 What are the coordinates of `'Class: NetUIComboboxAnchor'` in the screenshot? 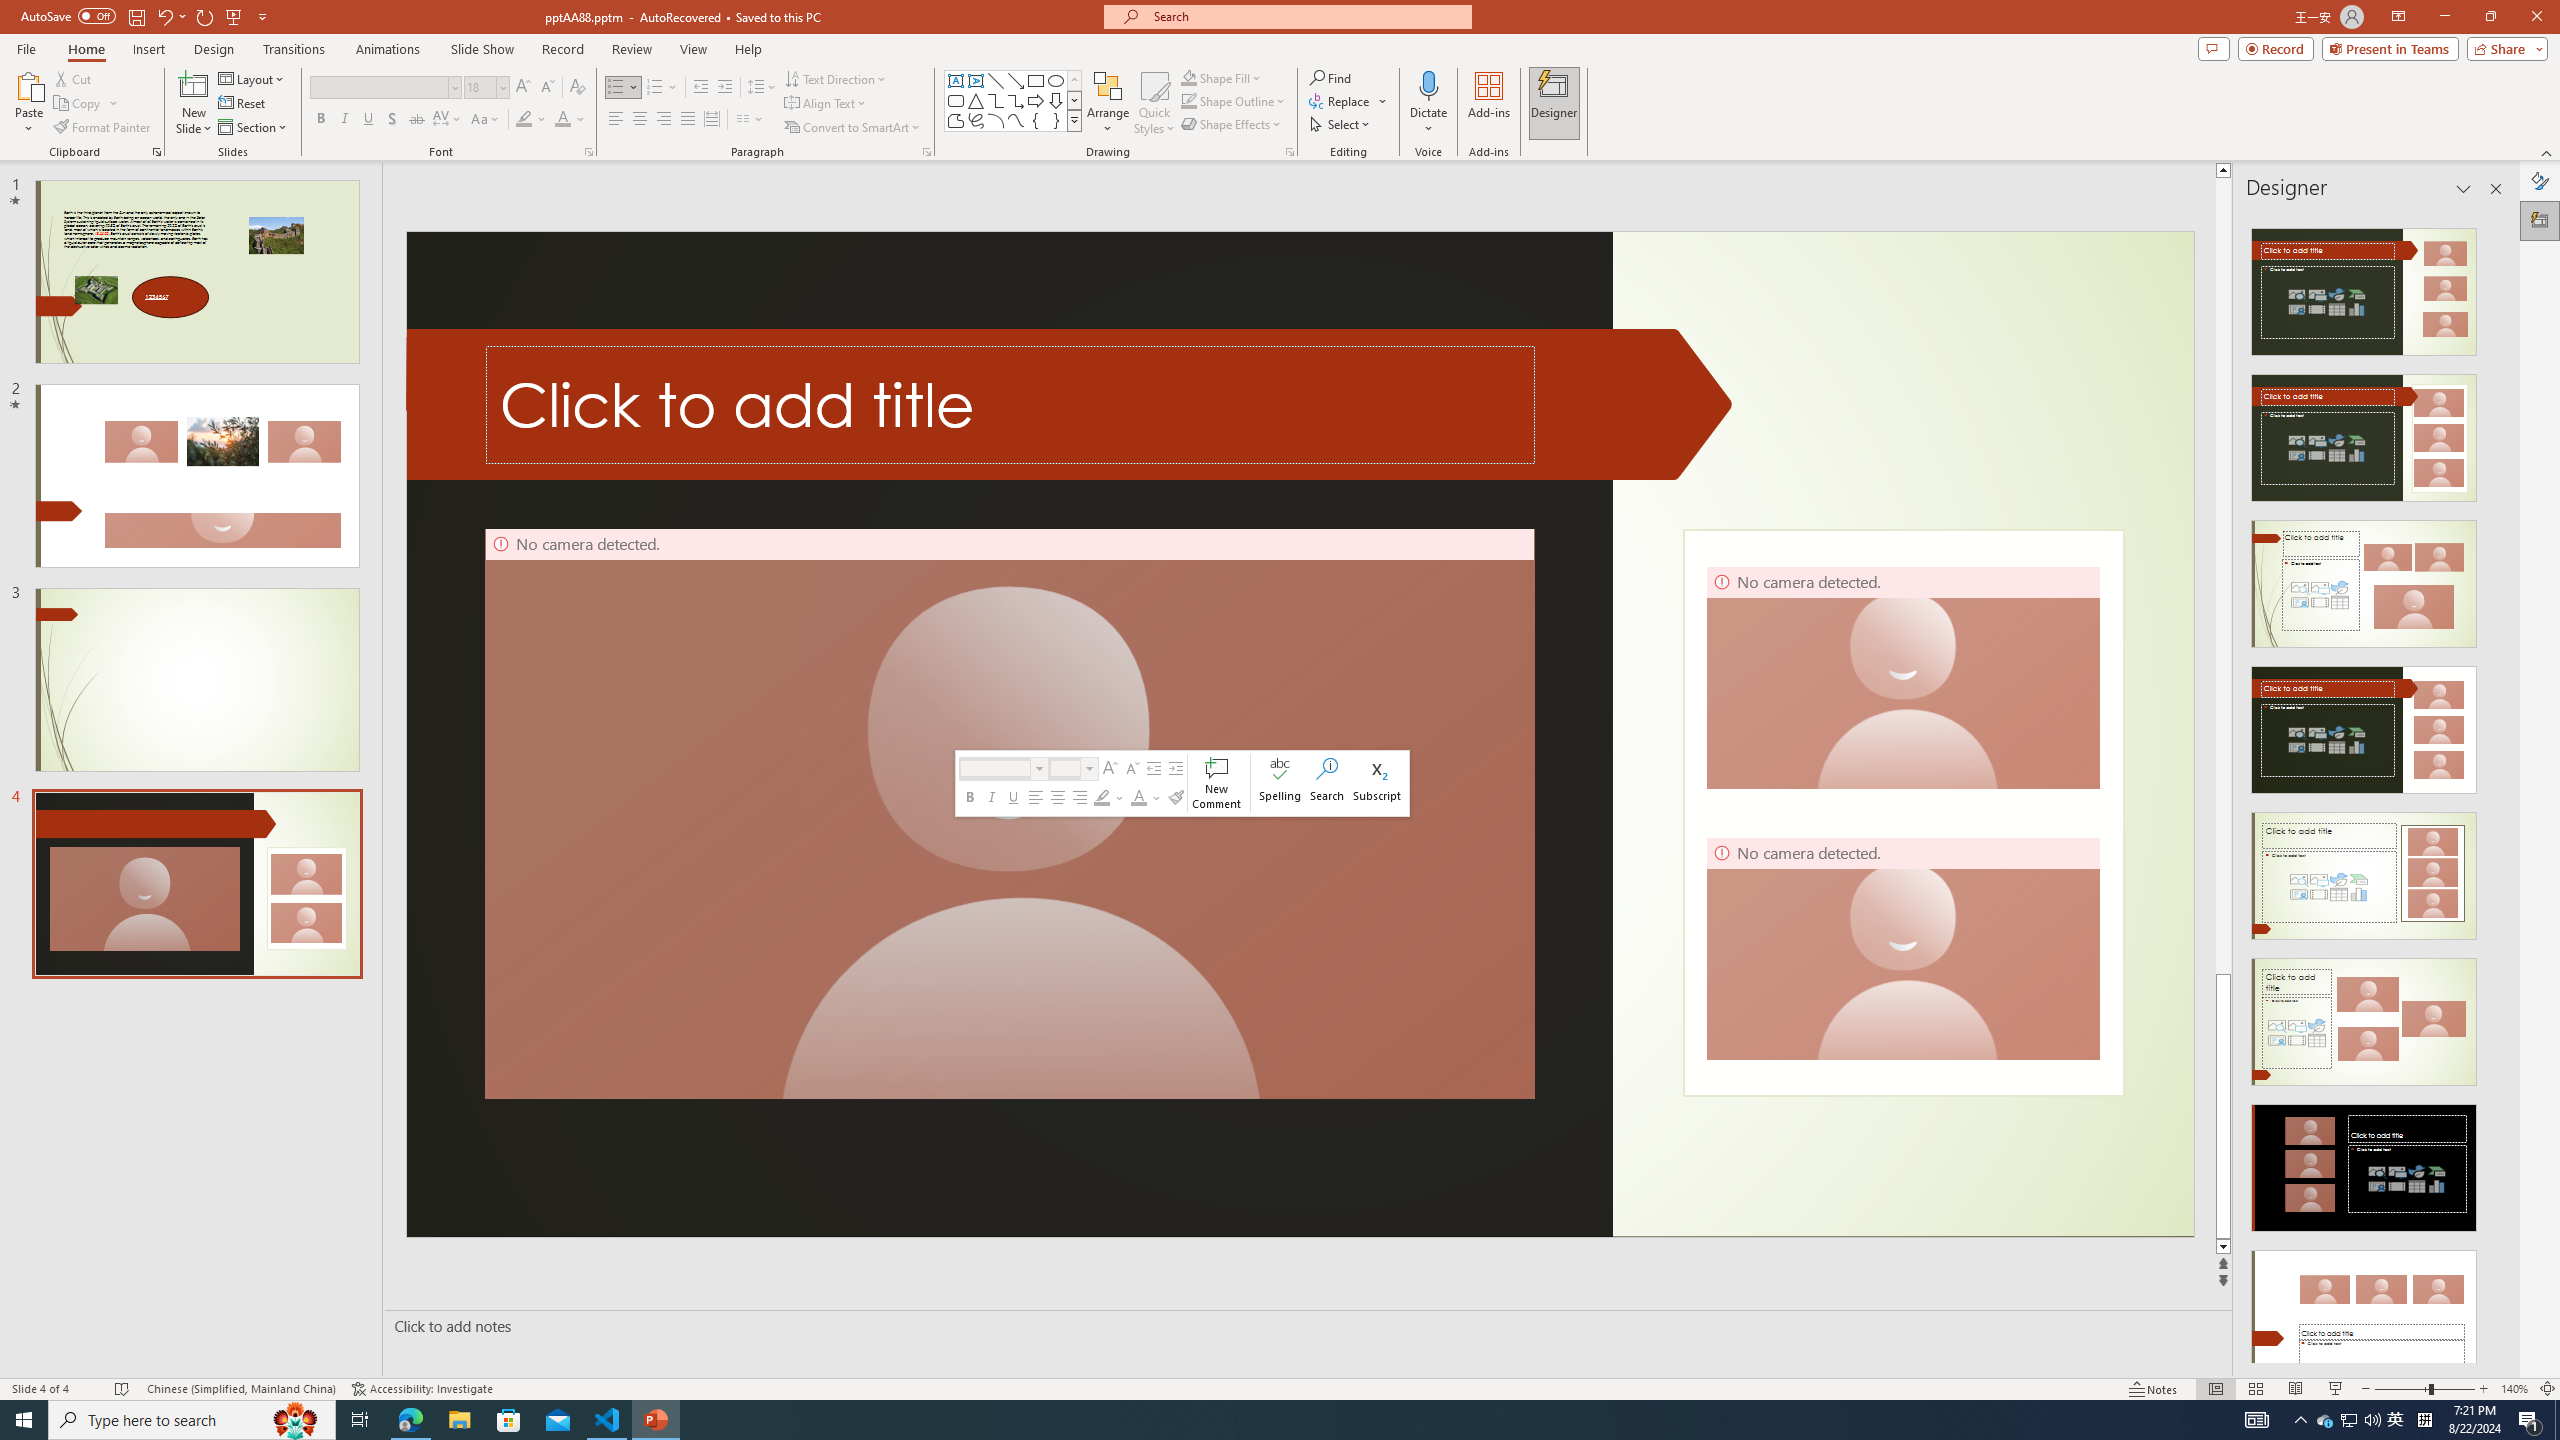 It's located at (1072, 767).